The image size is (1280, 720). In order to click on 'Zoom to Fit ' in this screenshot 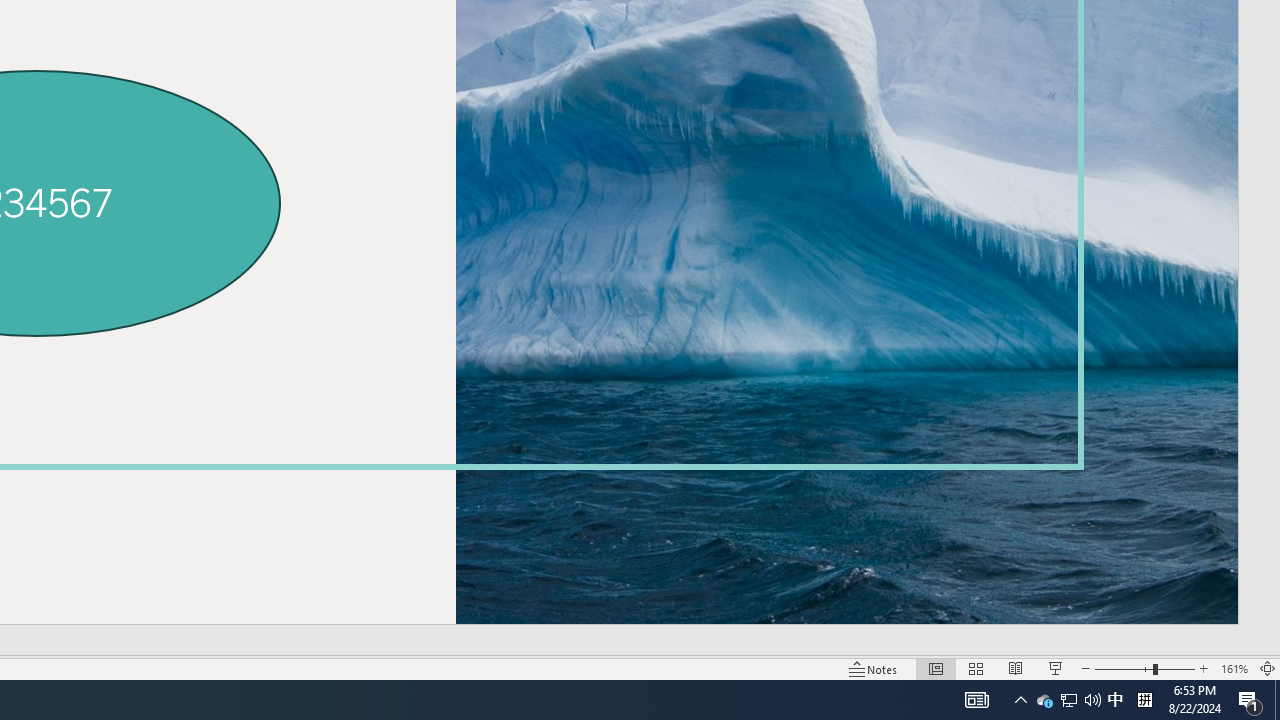, I will do `click(1266, 669)`.